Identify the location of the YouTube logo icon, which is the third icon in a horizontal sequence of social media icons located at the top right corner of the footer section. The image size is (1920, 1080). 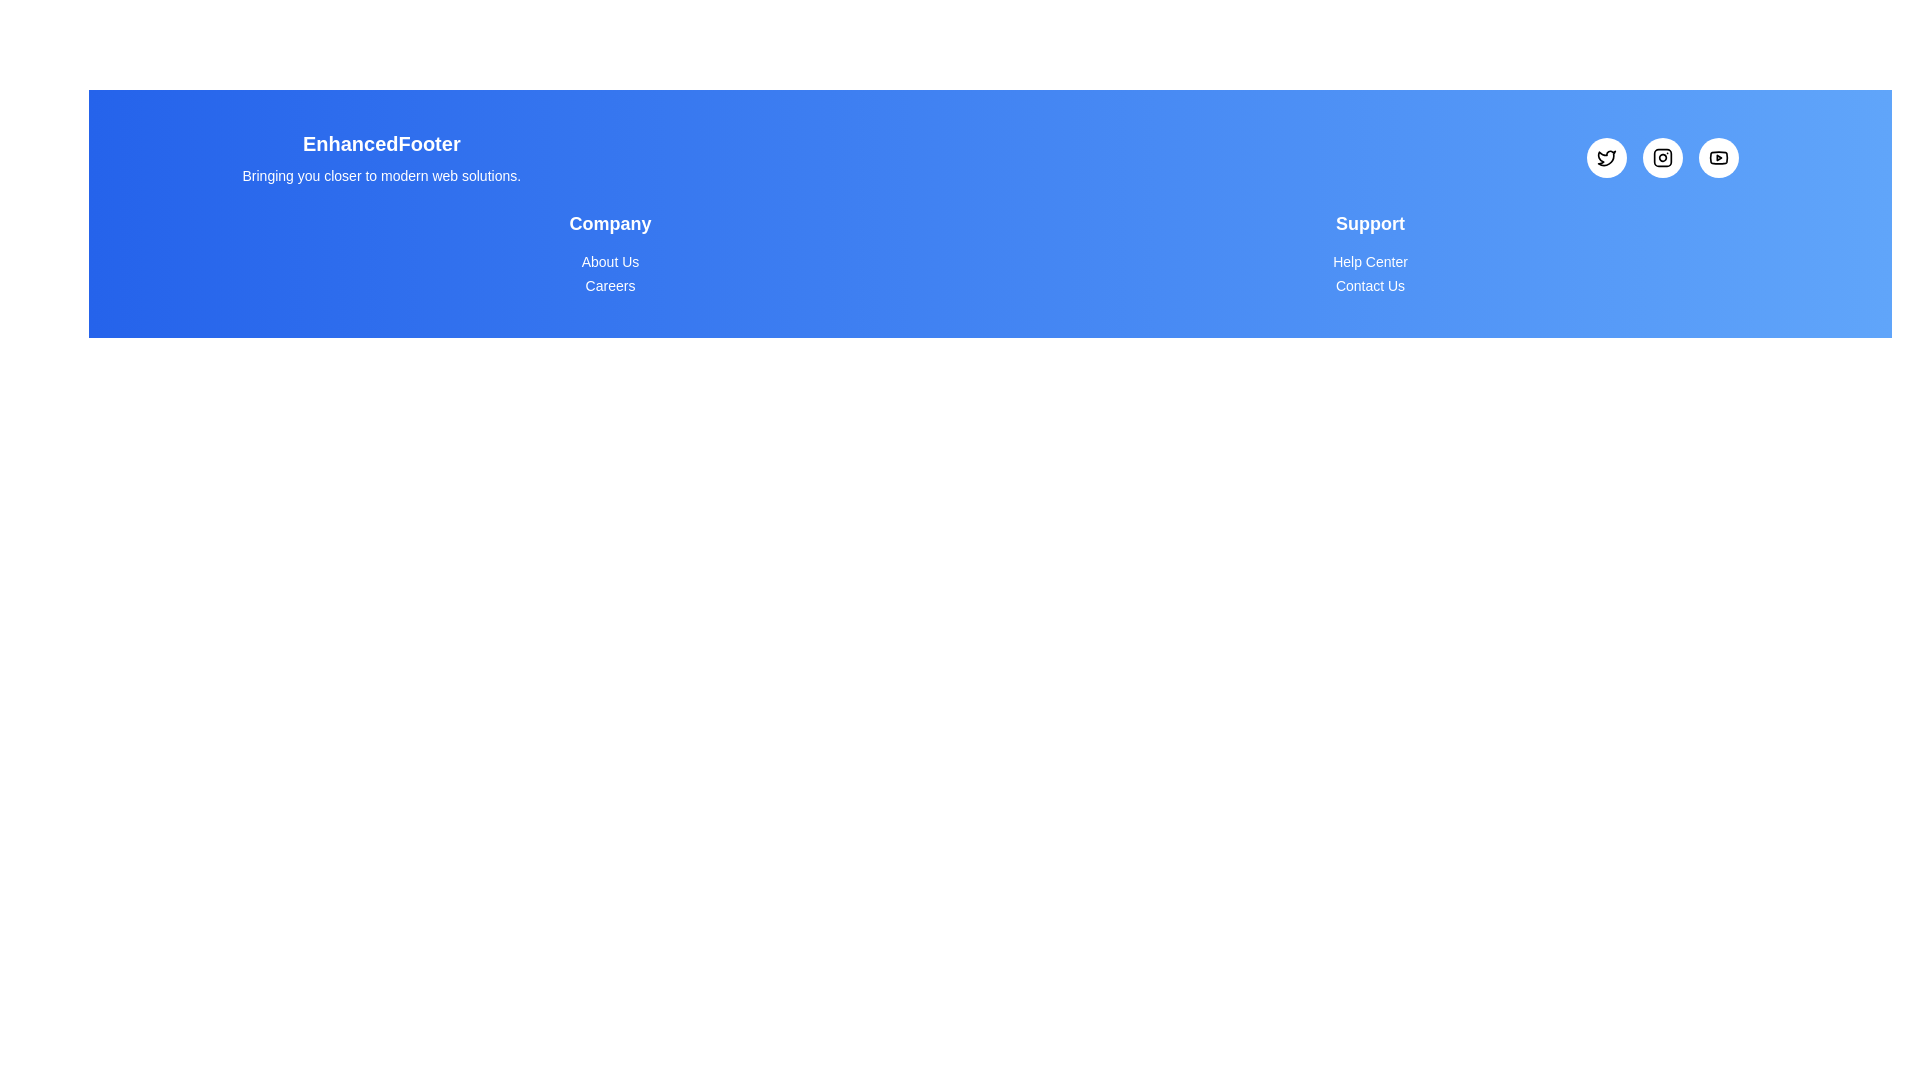
(1717, 157).